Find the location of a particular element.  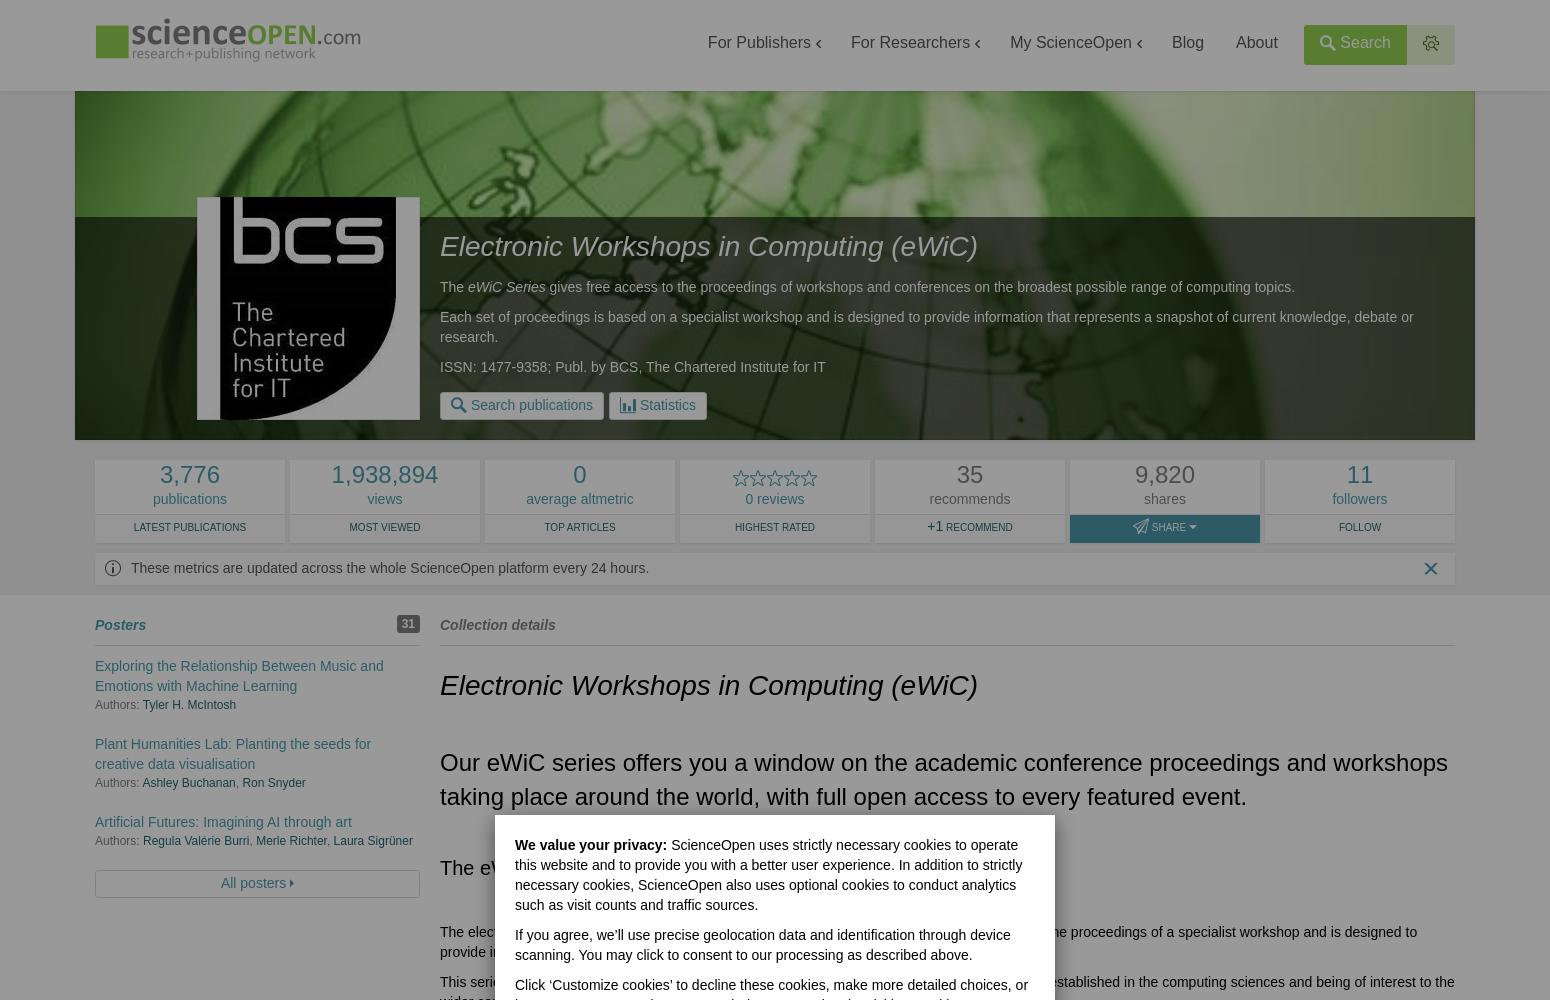

'views' is located at coordinates (383, 498).